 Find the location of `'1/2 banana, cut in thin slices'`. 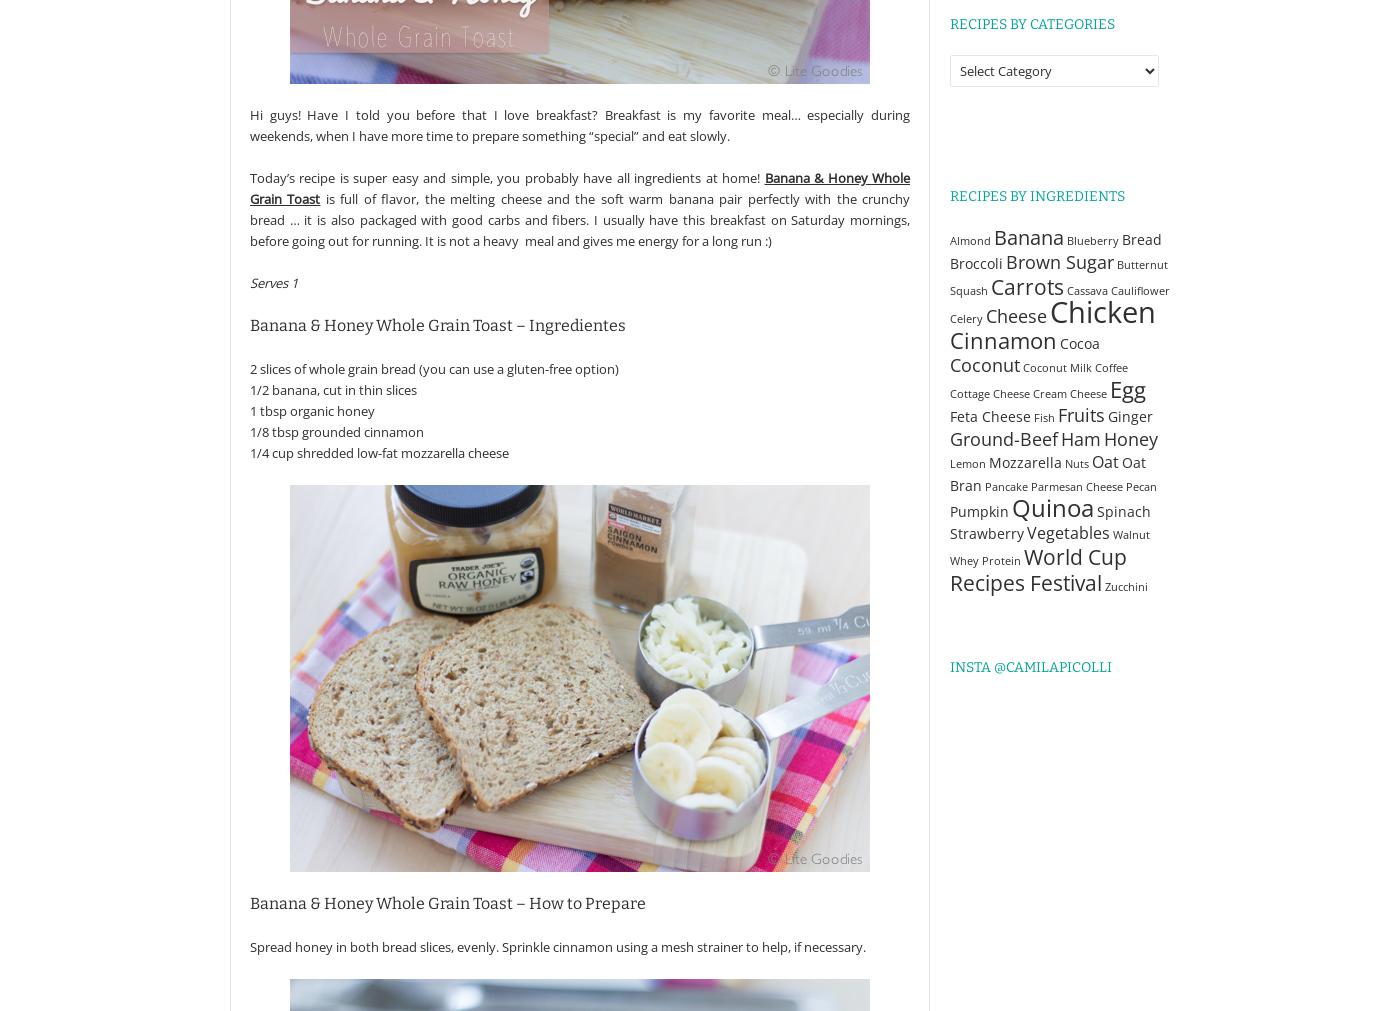

'1/2 banana, cut in thin slices' is located at coordinates (333, 389).